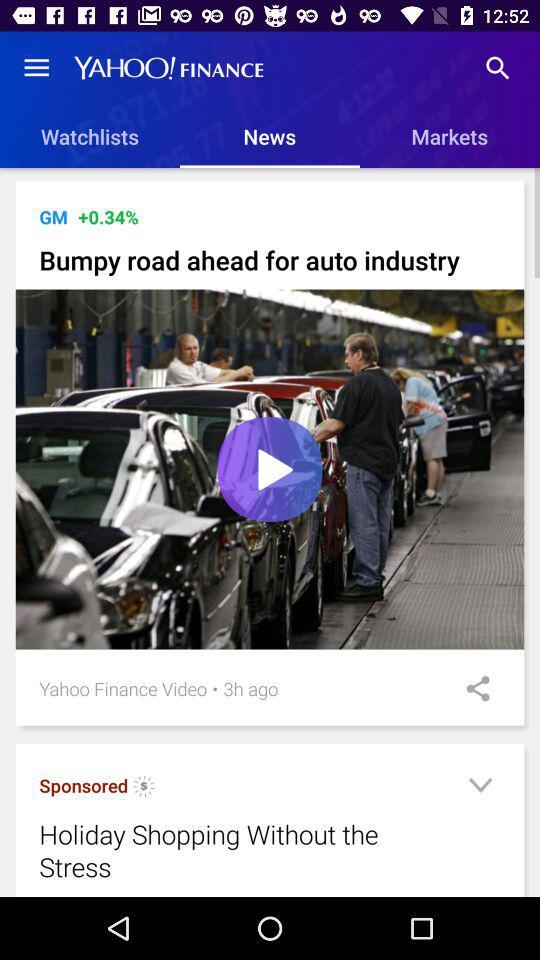 The width and height of the screenshot is (540, 960). Describe the element at coordinates (82, 785) in the screenshot. I see `icon above holiday shopping without` at that location.